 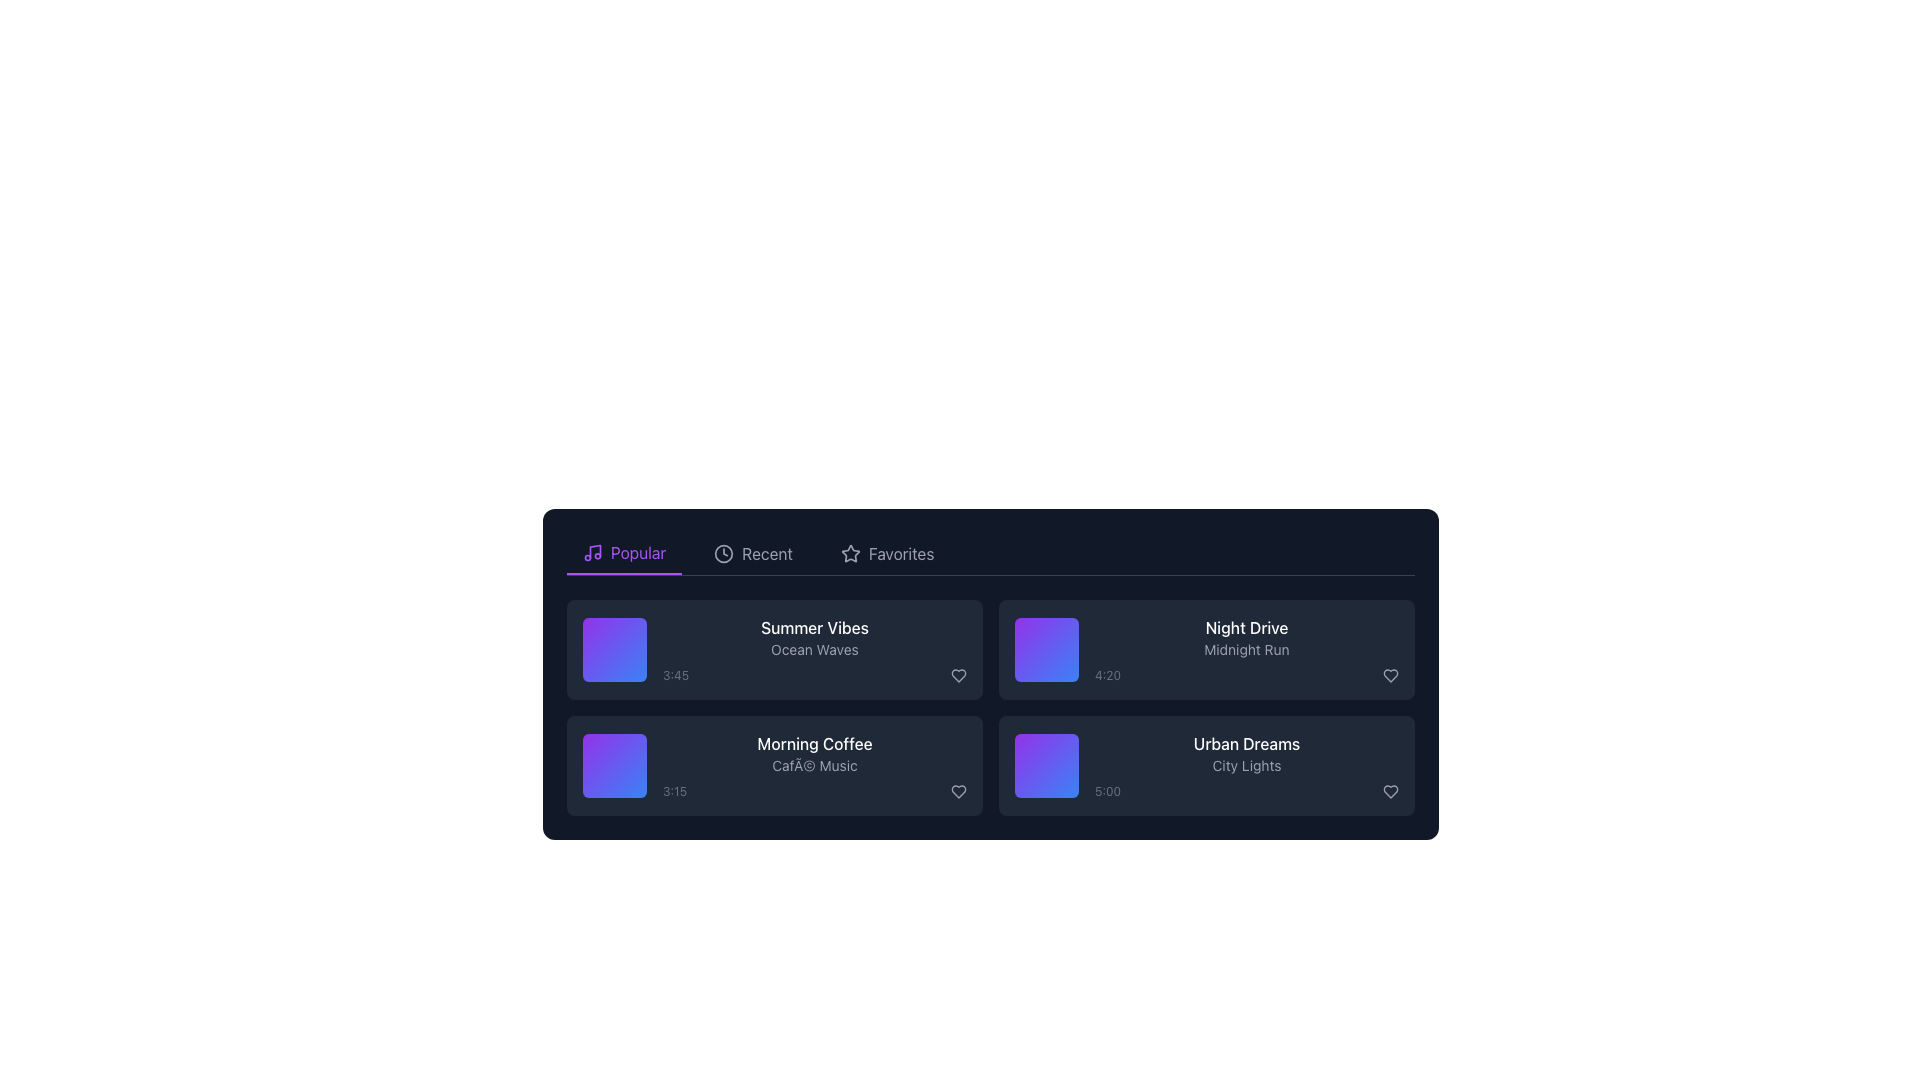 What do you see at coordinates (1390, 790) in the screenshot?
I see `the heart-shaped 'like' button located in the last card at the bottom right corner of the second row, which is aligned with the duration label '5:00' and the text 'Urban Dreams'` at bounding box center [1390, 790].